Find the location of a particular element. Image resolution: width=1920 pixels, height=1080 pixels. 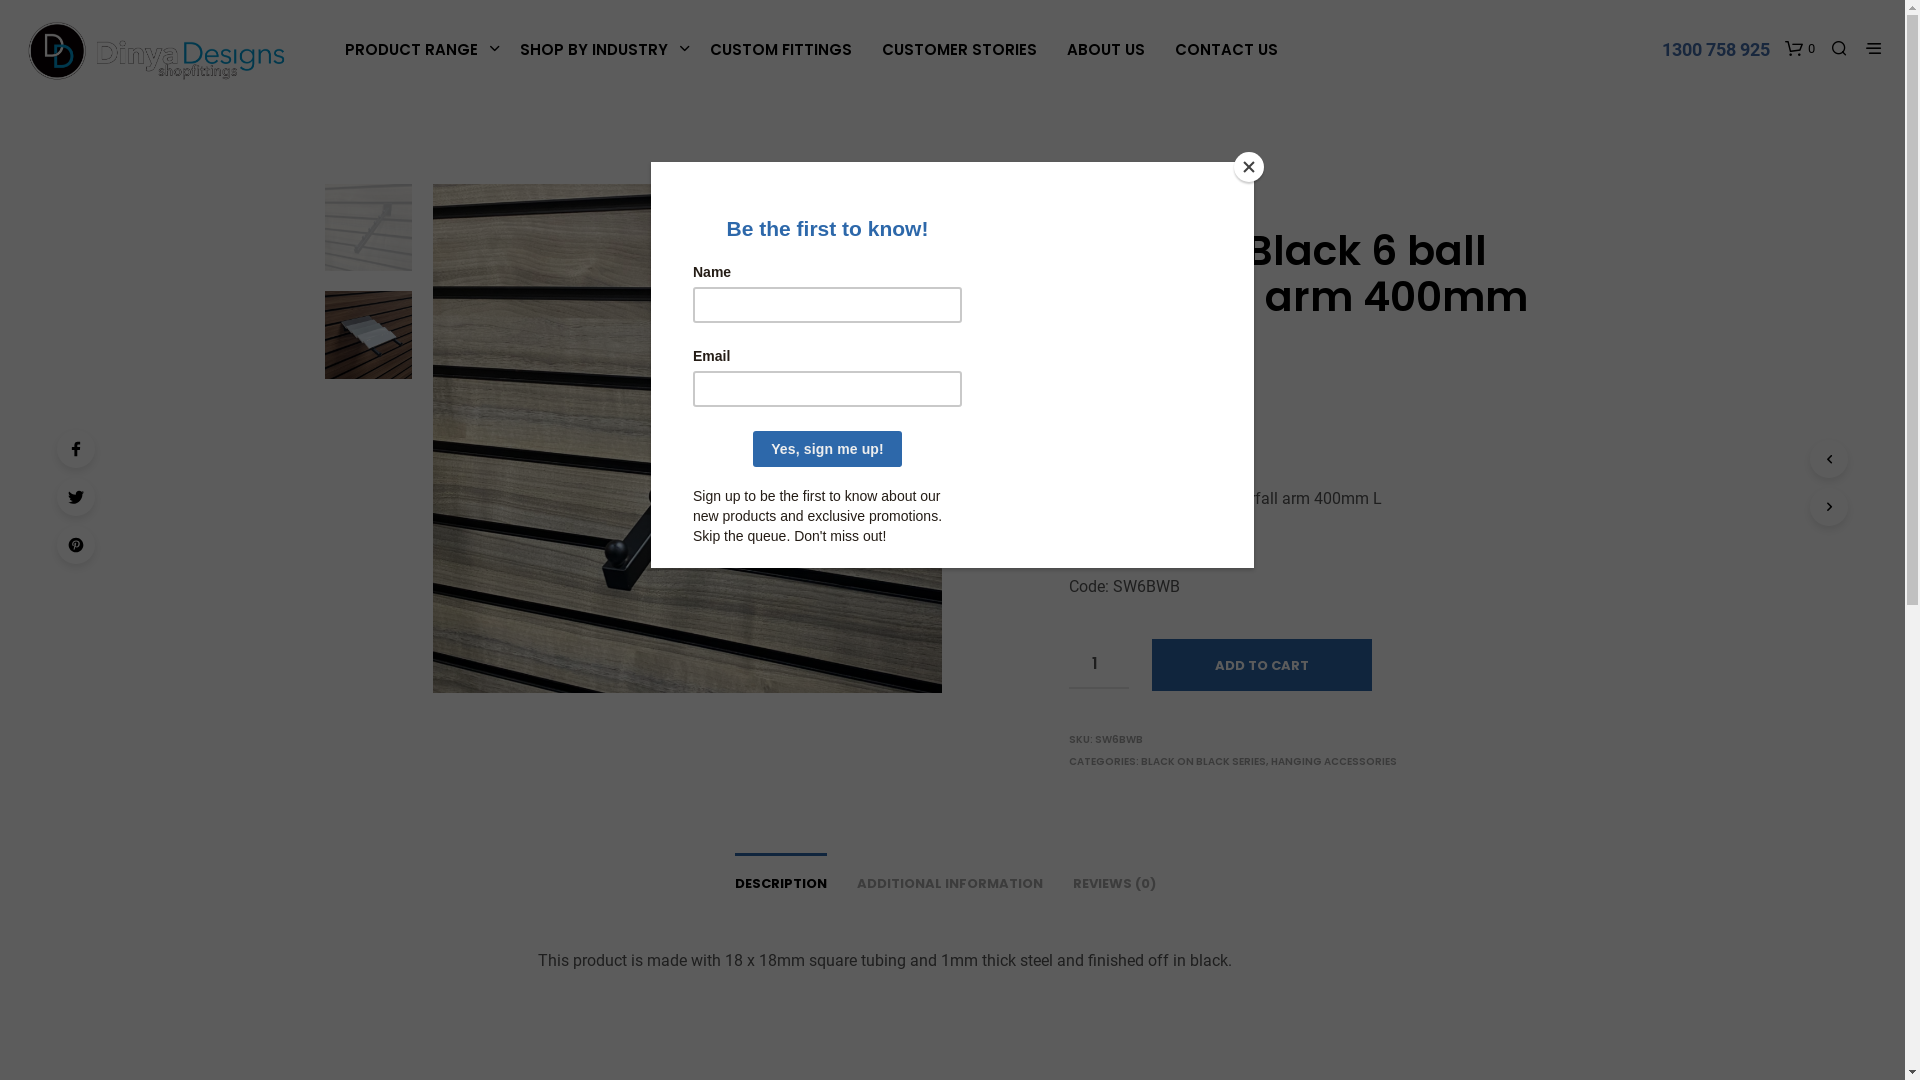

'ABOUT US' is located at coordinates (1104, 49).